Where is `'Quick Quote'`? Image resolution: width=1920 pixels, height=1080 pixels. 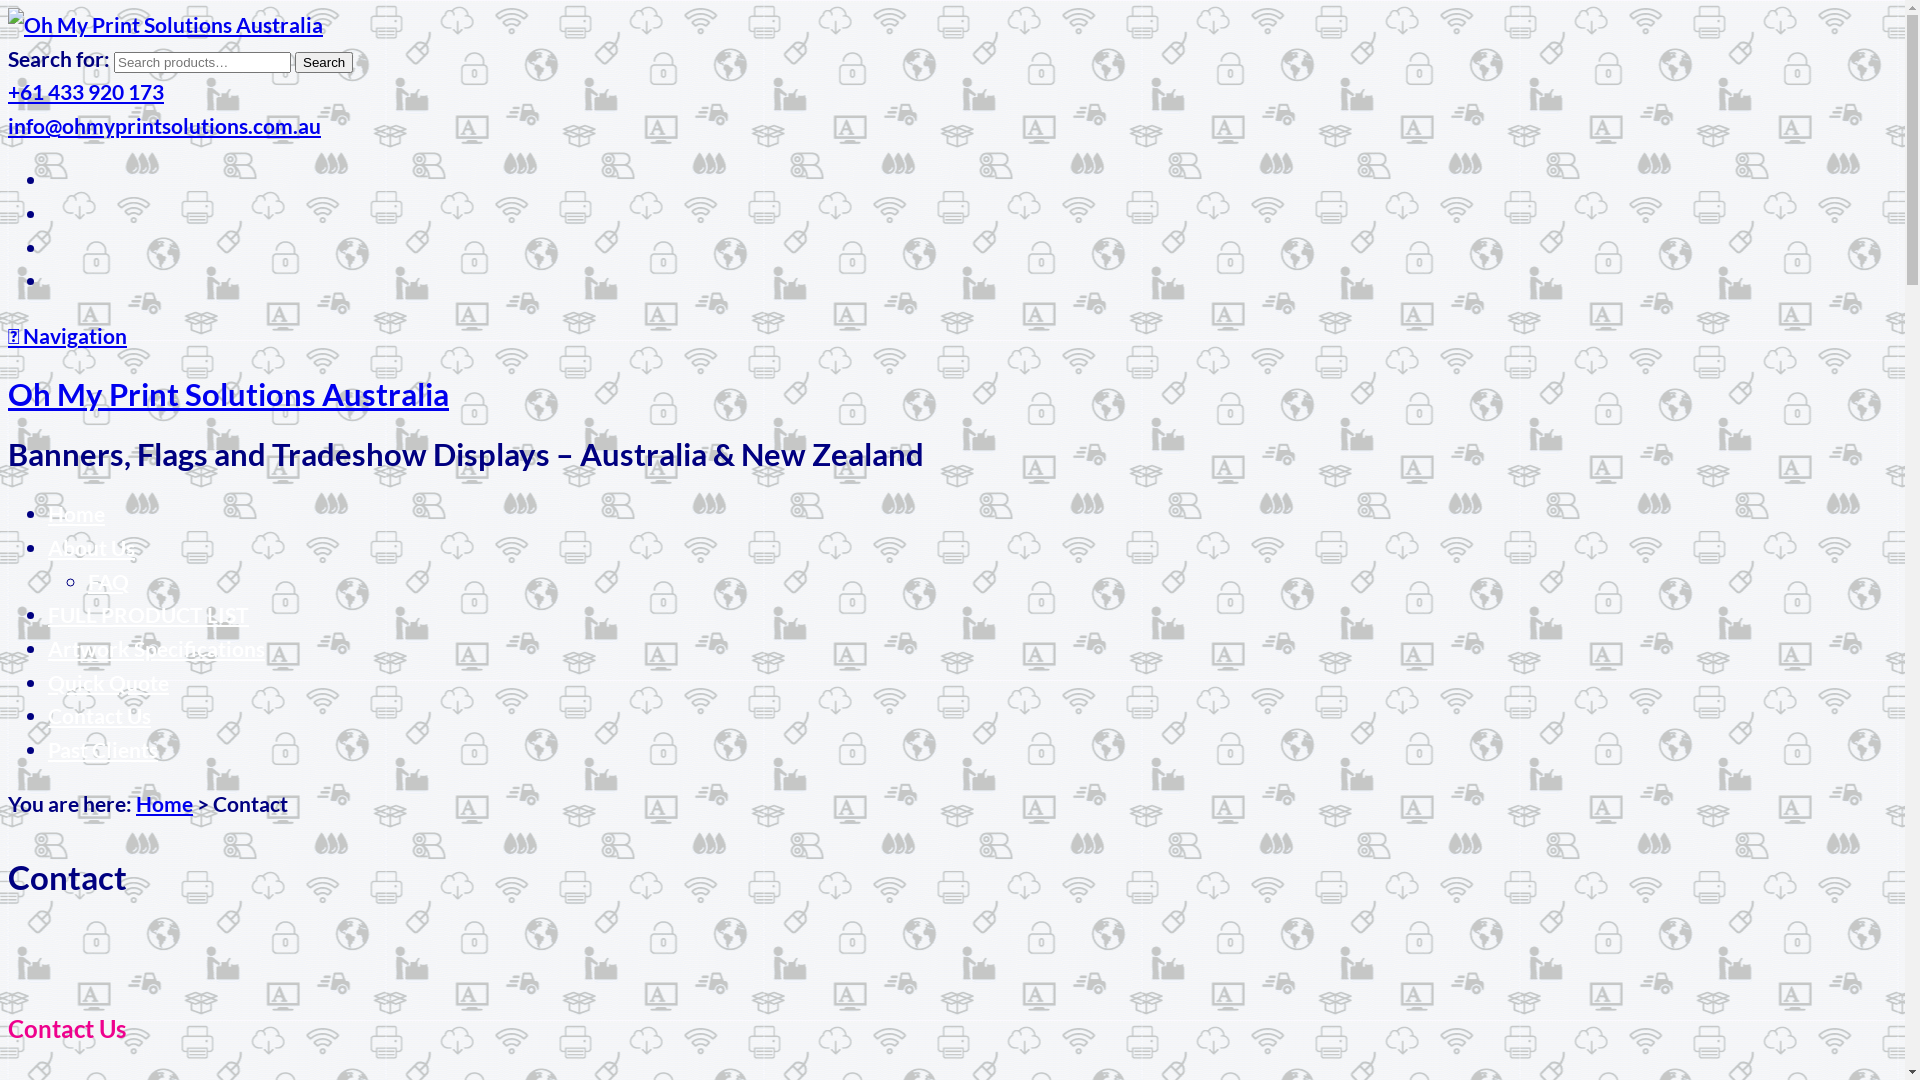 'Quick Quote' is located at coordinates (107, 681).